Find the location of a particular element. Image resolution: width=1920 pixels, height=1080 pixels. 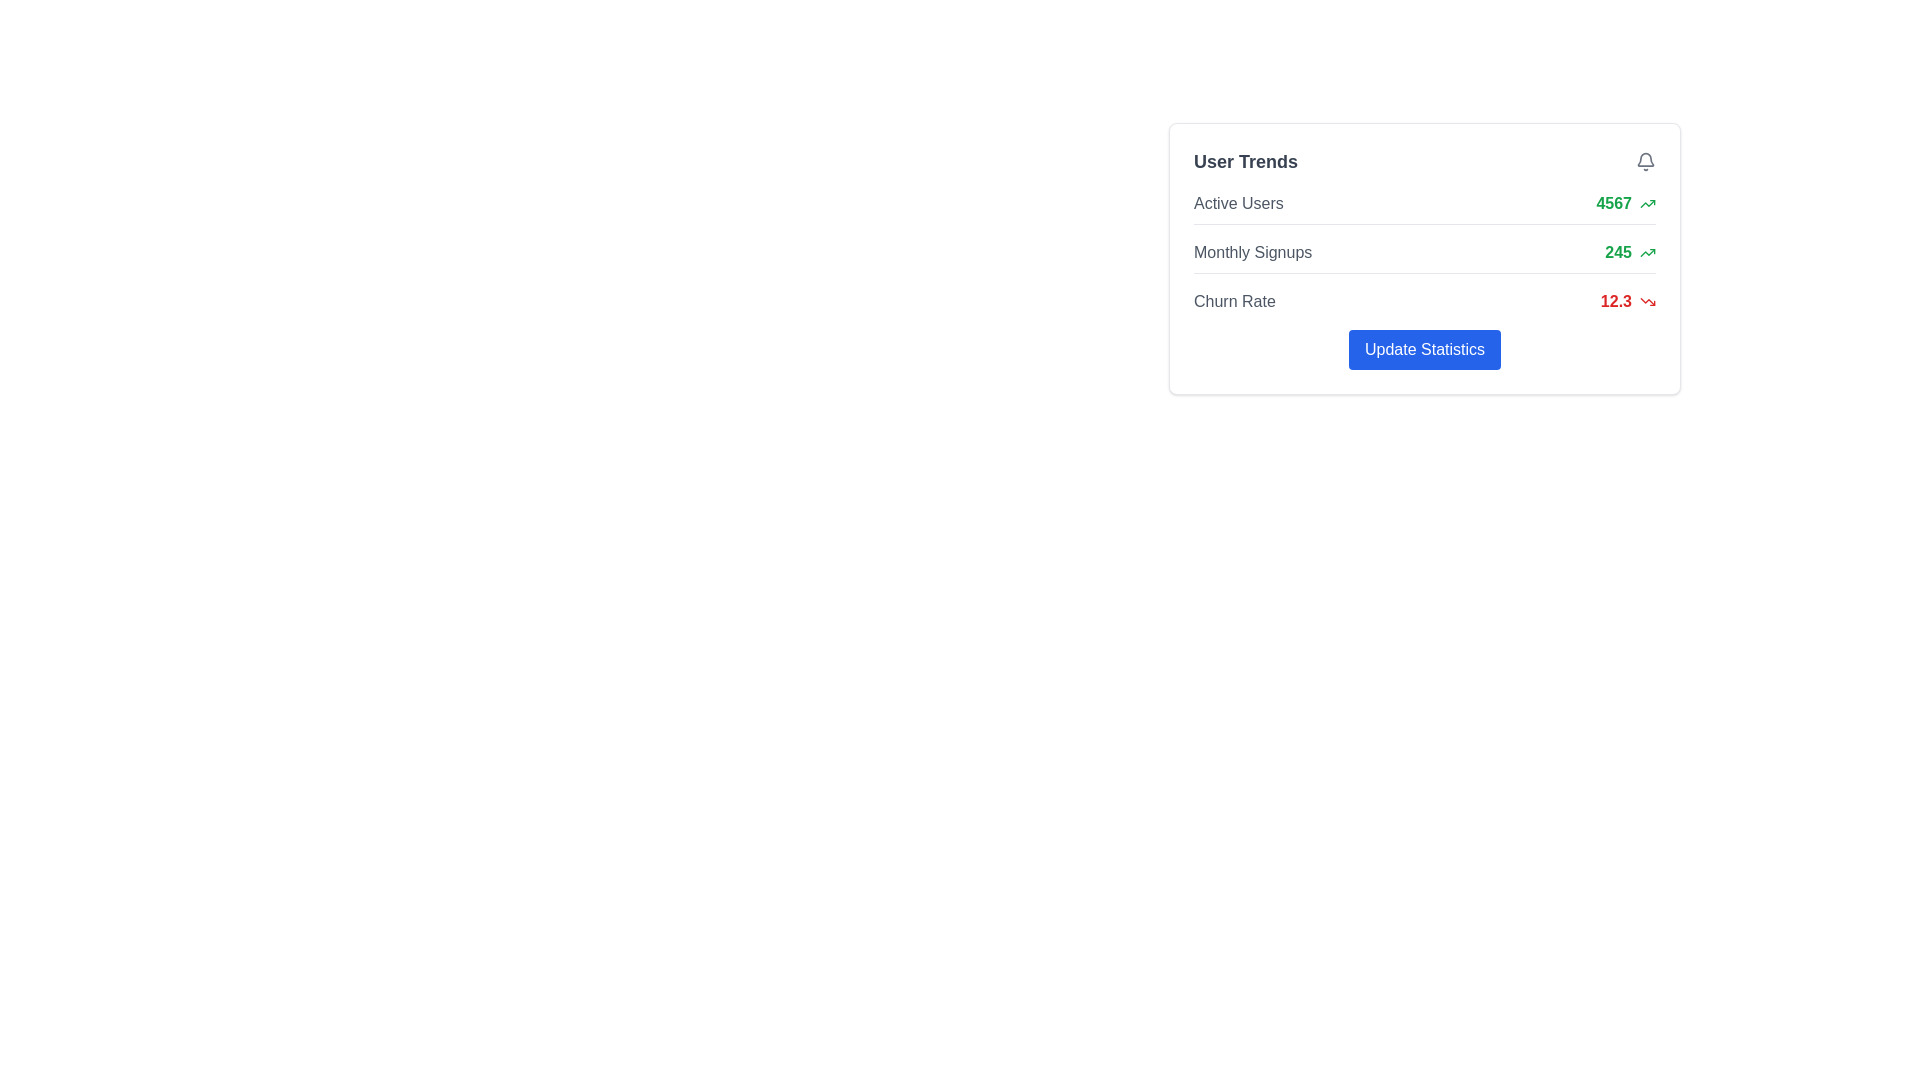

the button located at the bottom of the 'User Trends' card to update statistics is located at coordinates (1424, 349).